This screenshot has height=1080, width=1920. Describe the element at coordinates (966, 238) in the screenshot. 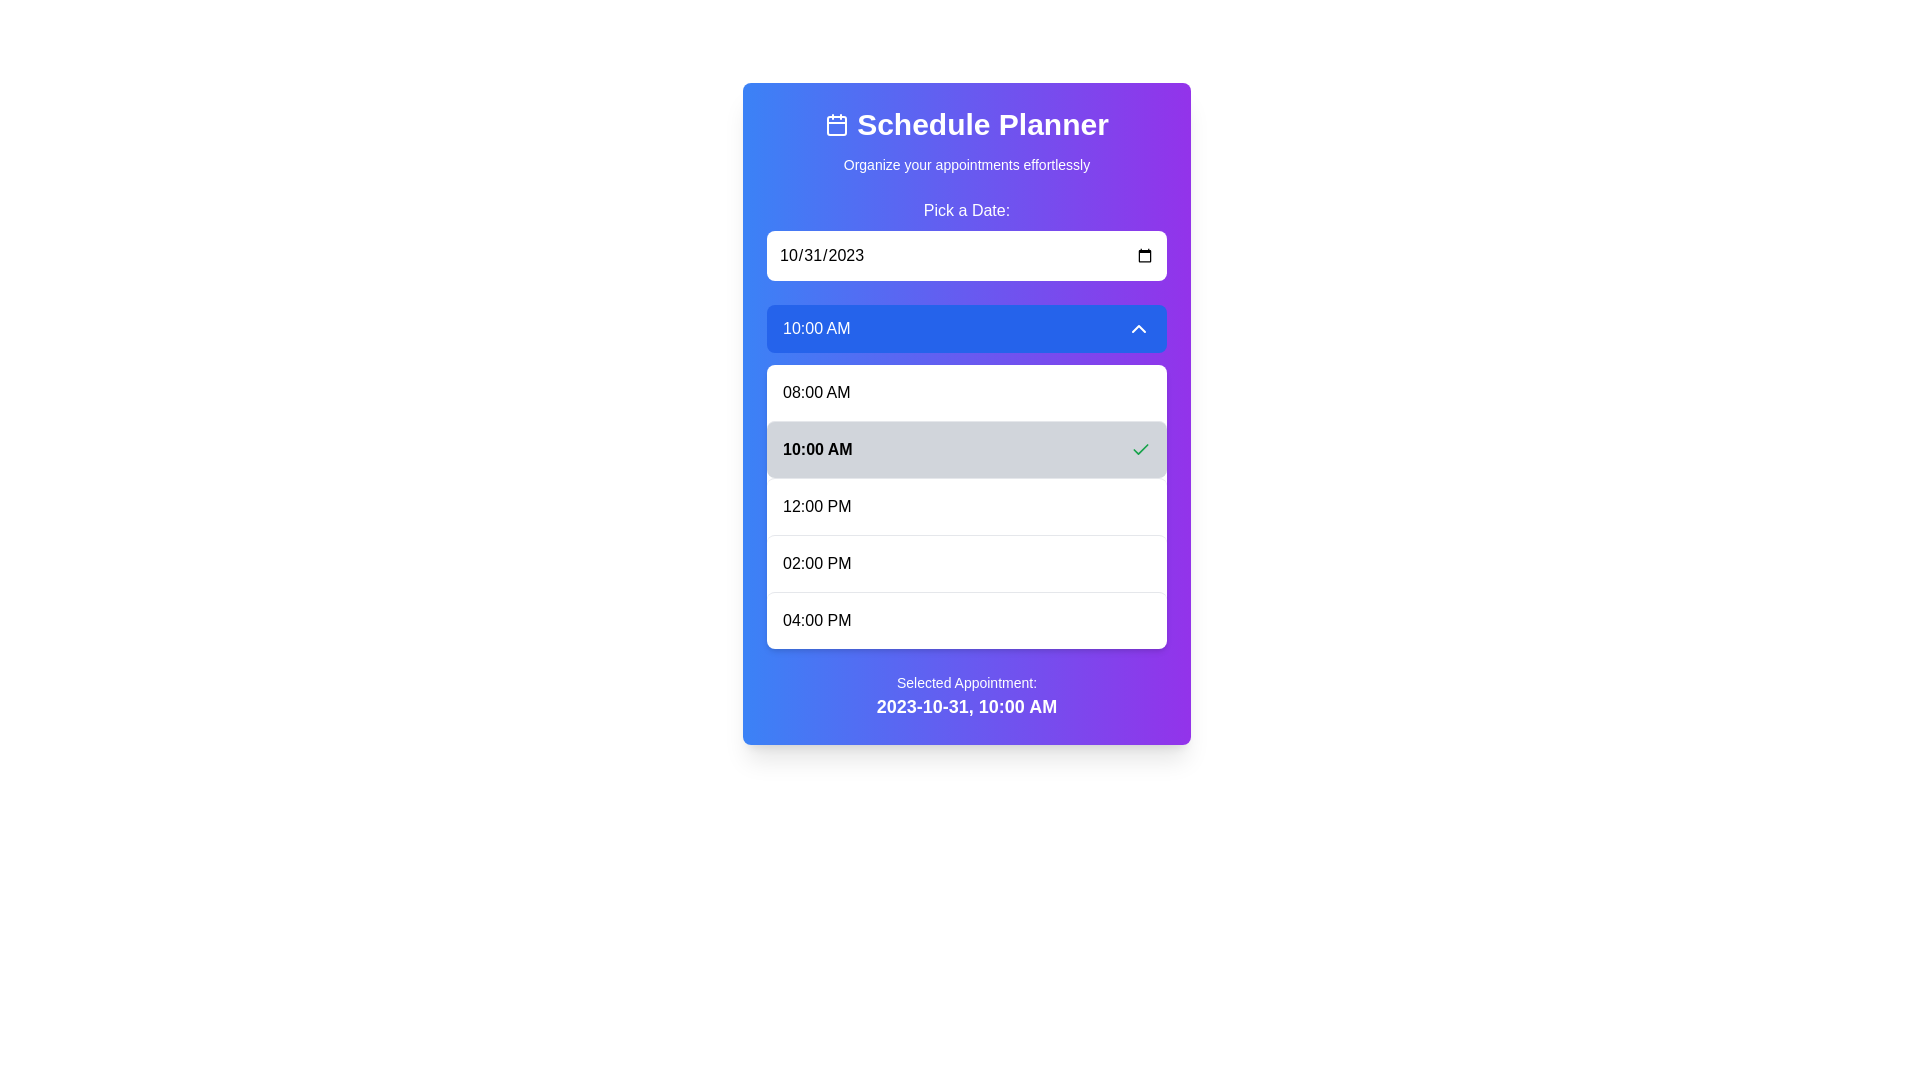

I see `the calendar icon next to the Date selection input field` at that location.